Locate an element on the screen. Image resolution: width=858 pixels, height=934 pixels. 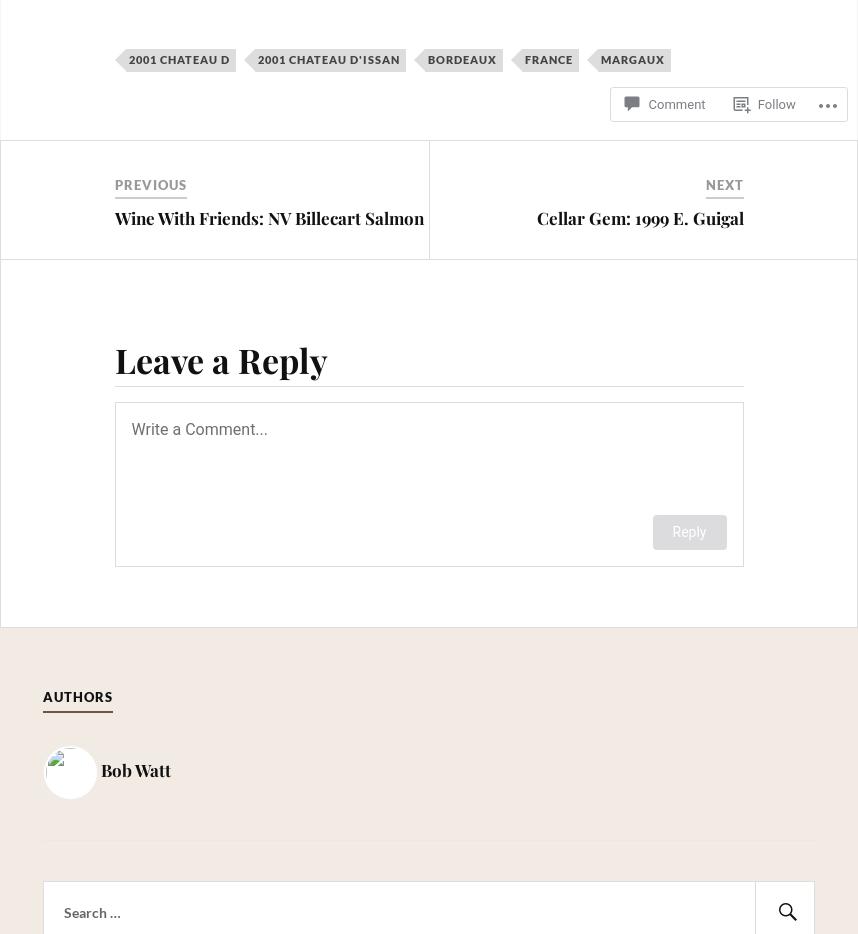
'Wine With Friends: NV Billecart Salmon' is located at coordinates (268, 215).